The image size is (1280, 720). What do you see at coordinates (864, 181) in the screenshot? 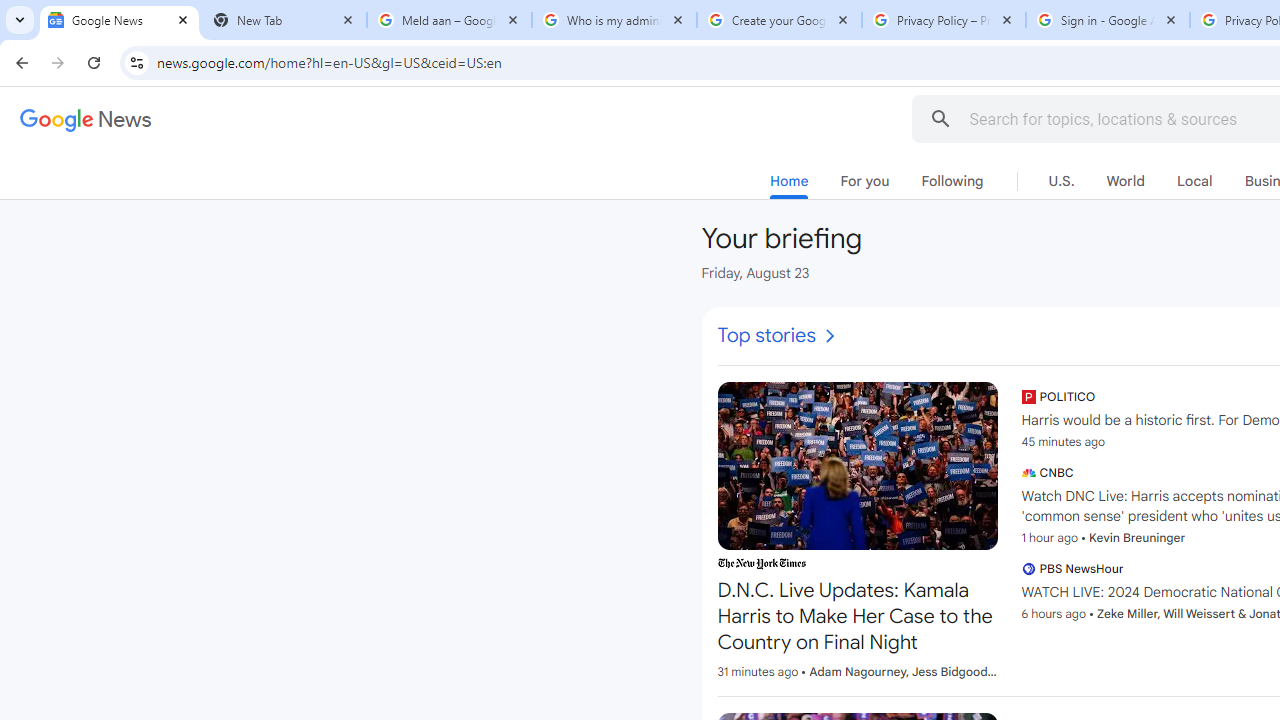
I see `'For you'` at bounding box center [864, 181].